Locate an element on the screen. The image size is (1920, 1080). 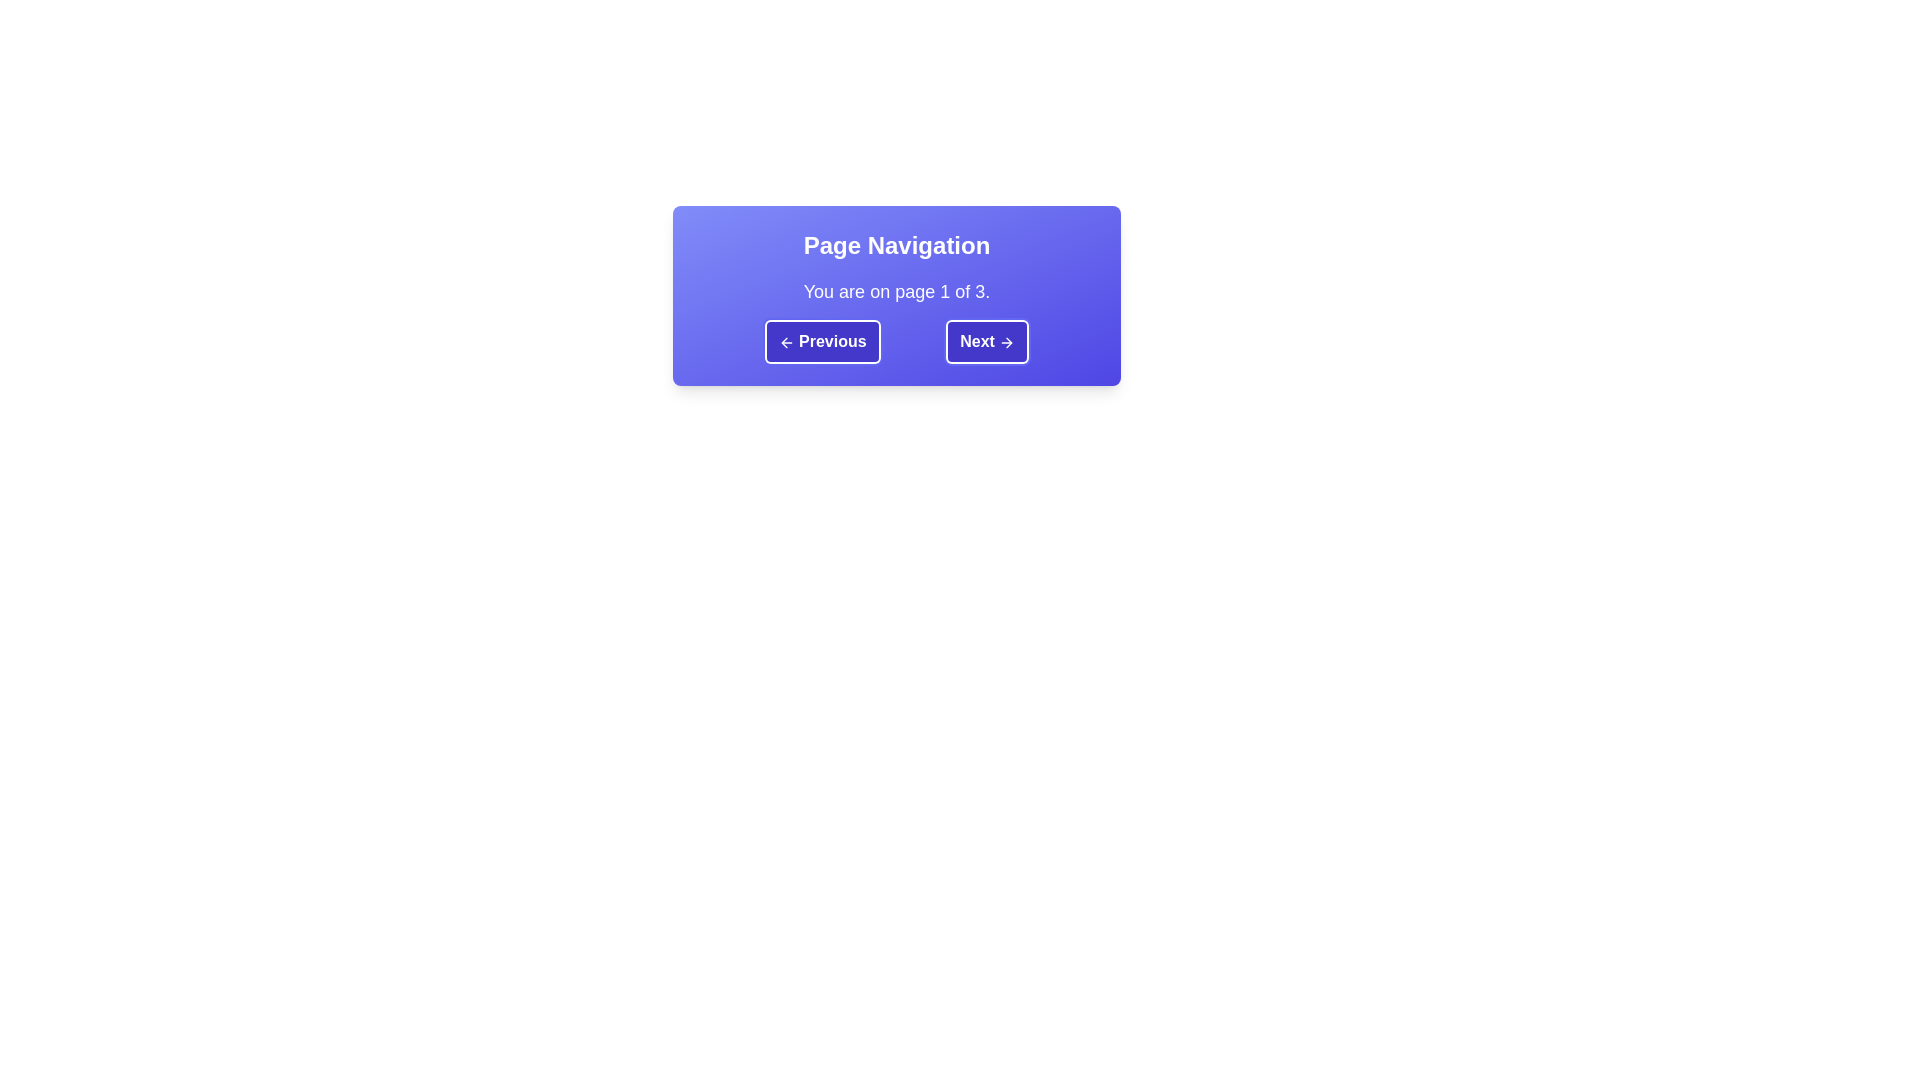
the left-pointing arrow icon in the 'Previous' button to trigger the tooltip effect is located at coordinates (785, 341).